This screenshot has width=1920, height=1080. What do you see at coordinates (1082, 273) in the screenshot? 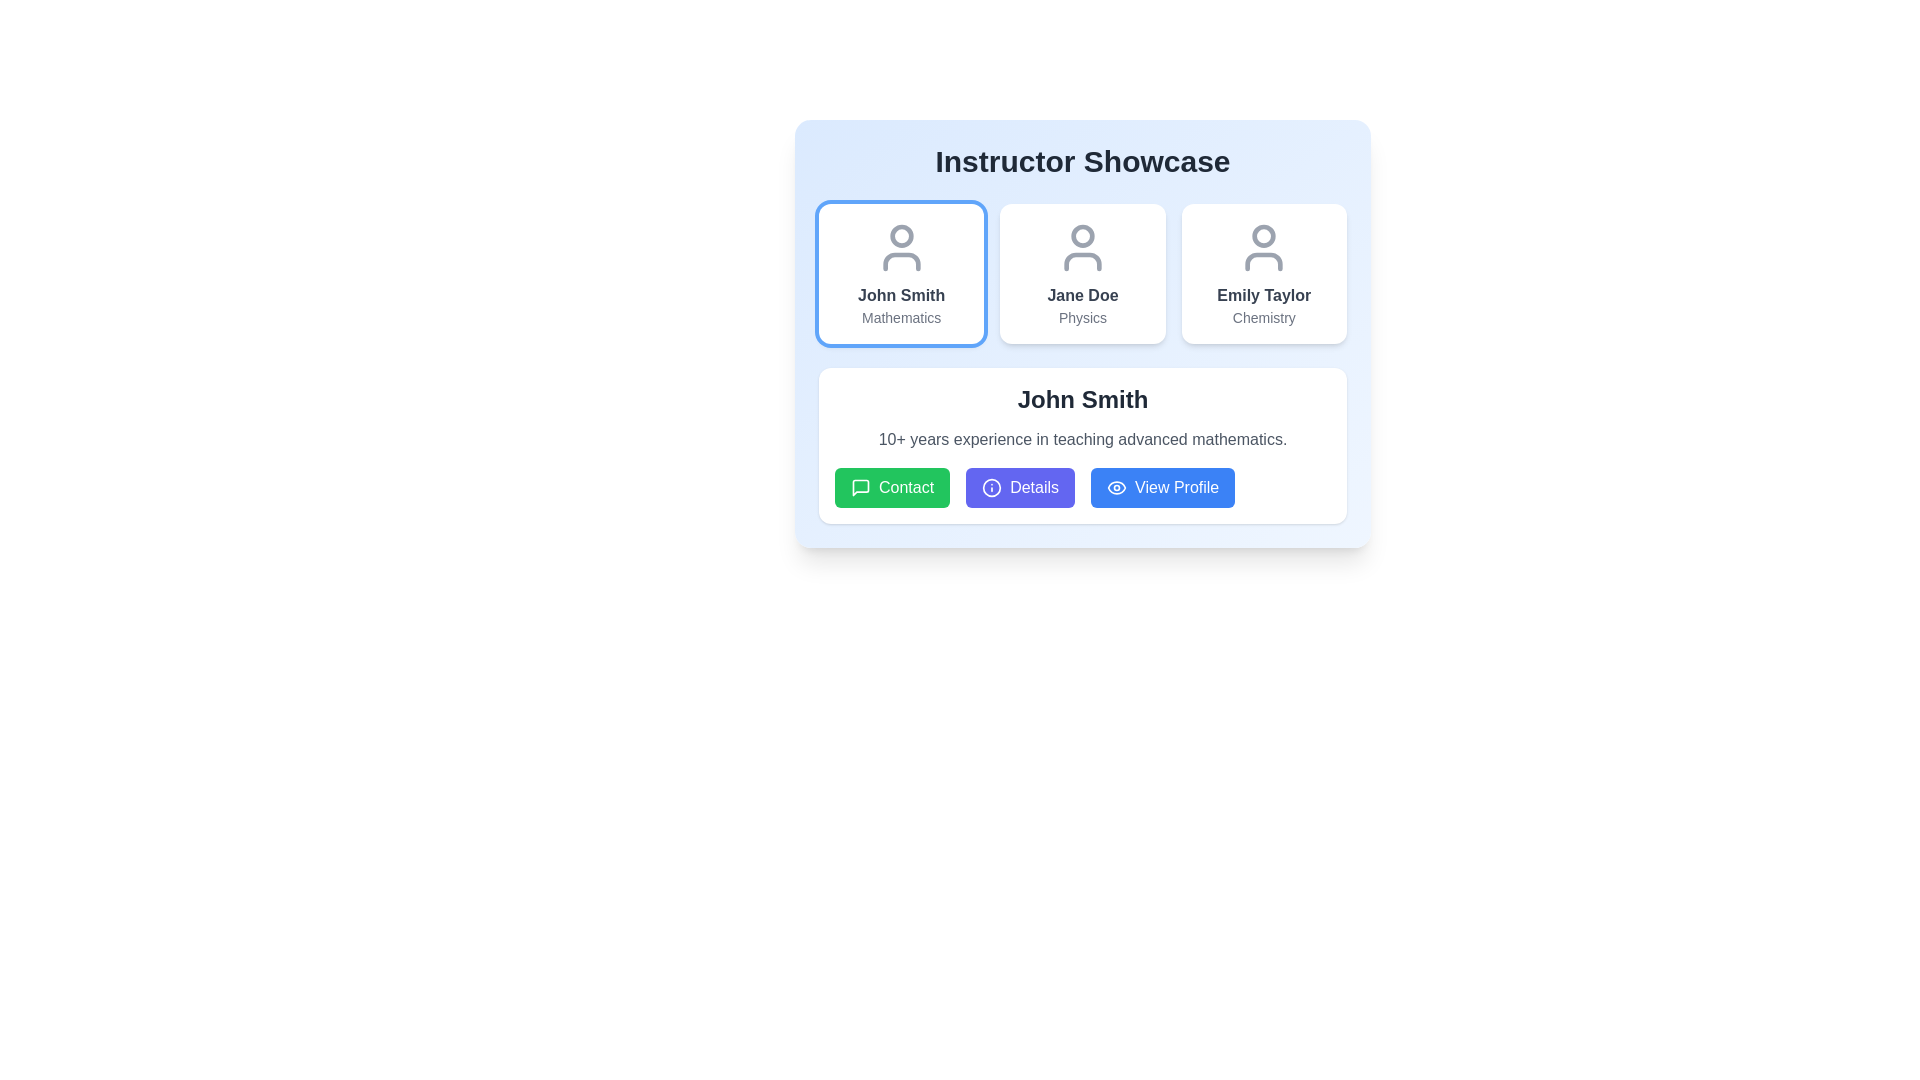
I see `the second profile card` at bounding box center [1082, 273].